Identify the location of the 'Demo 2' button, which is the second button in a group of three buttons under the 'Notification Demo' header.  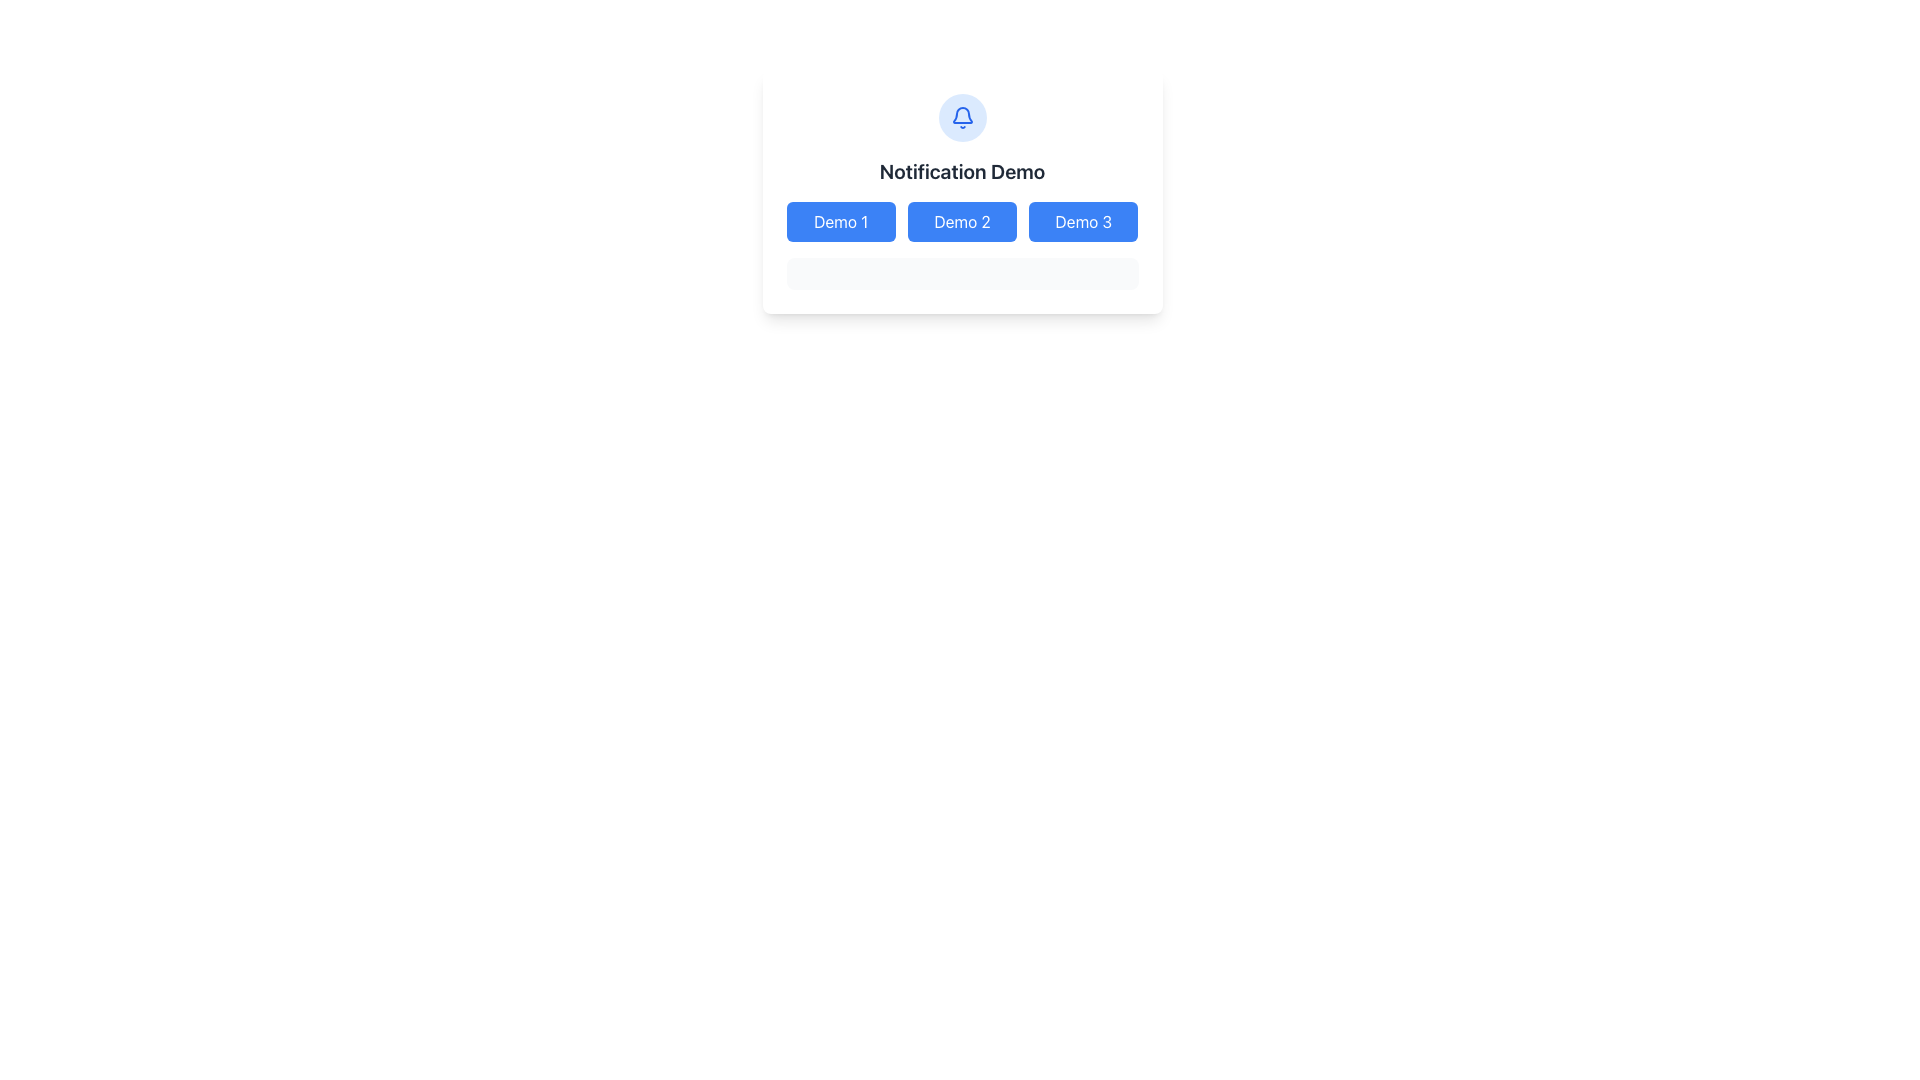
(962, 222).